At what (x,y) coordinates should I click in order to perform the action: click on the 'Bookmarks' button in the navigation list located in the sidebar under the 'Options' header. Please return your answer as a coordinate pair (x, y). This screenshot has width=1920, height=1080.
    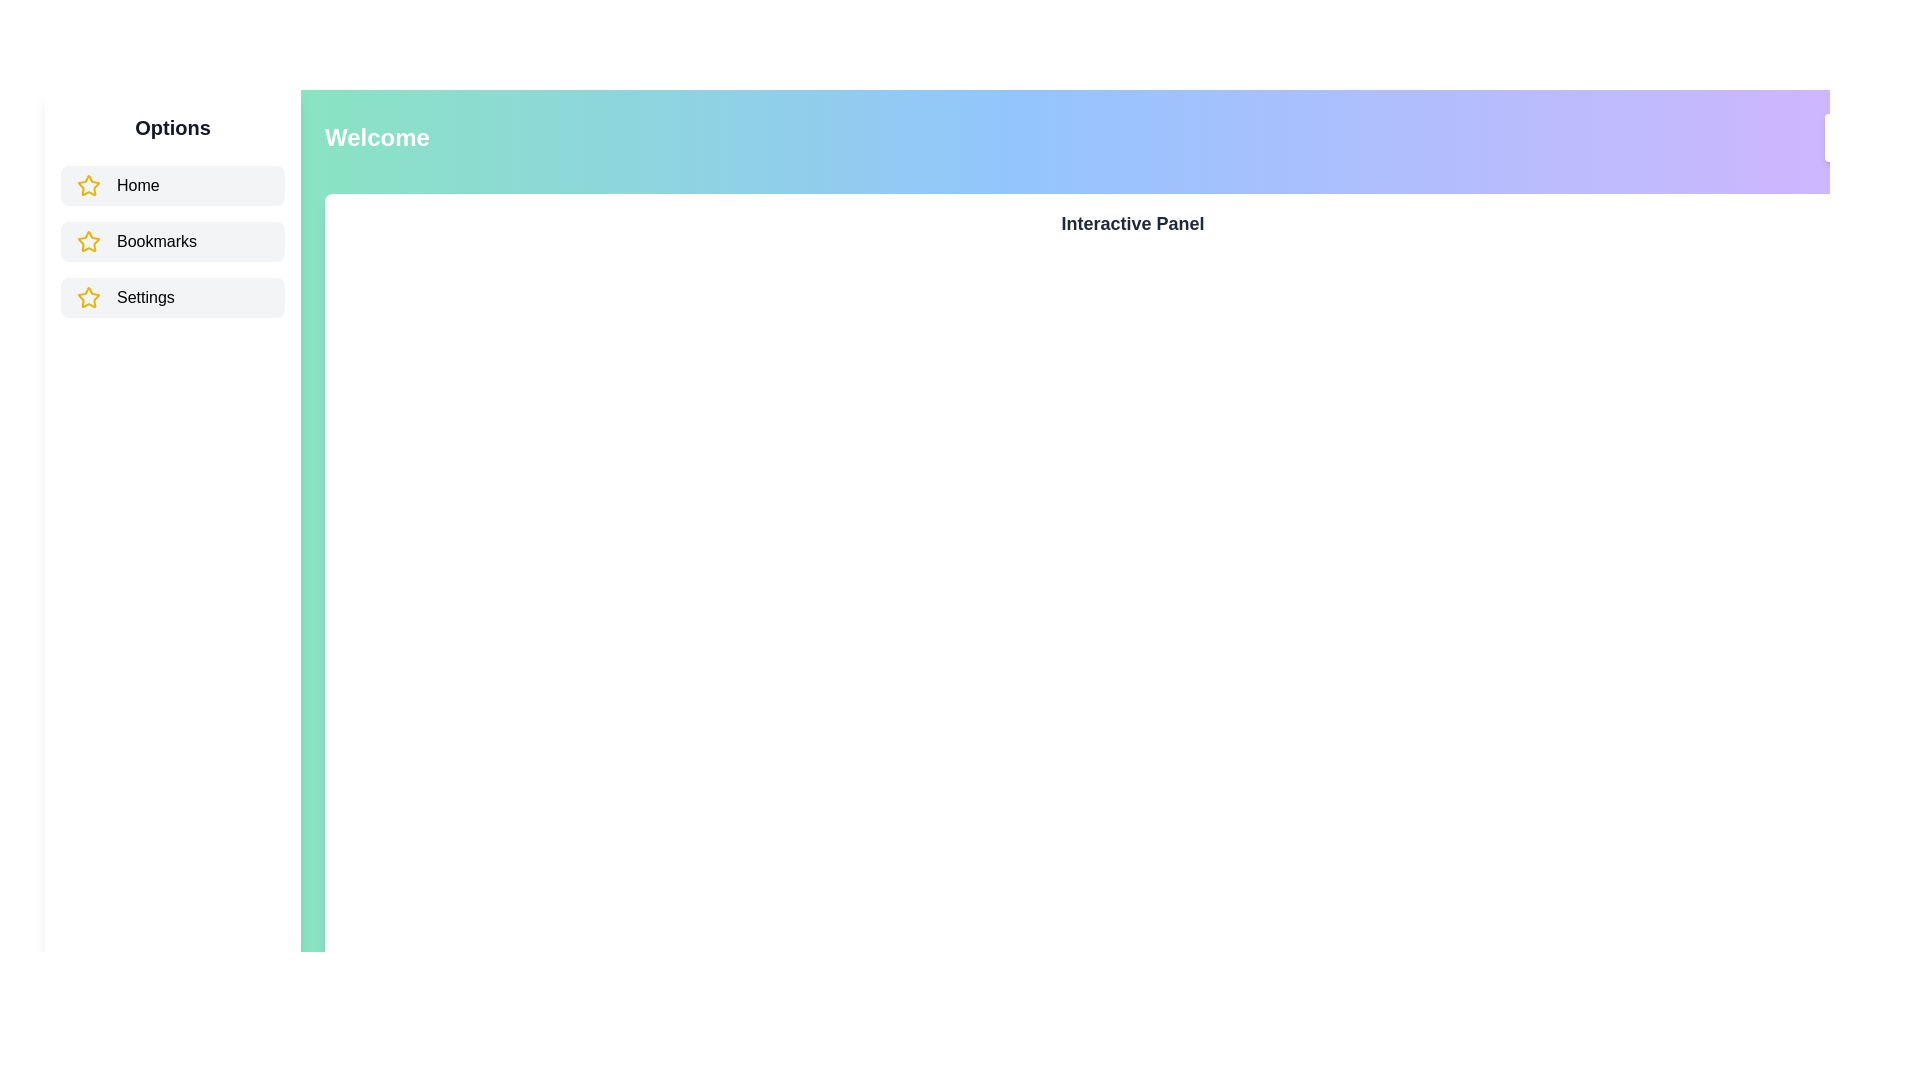
    Looking at the image, I should click on (172, 241).